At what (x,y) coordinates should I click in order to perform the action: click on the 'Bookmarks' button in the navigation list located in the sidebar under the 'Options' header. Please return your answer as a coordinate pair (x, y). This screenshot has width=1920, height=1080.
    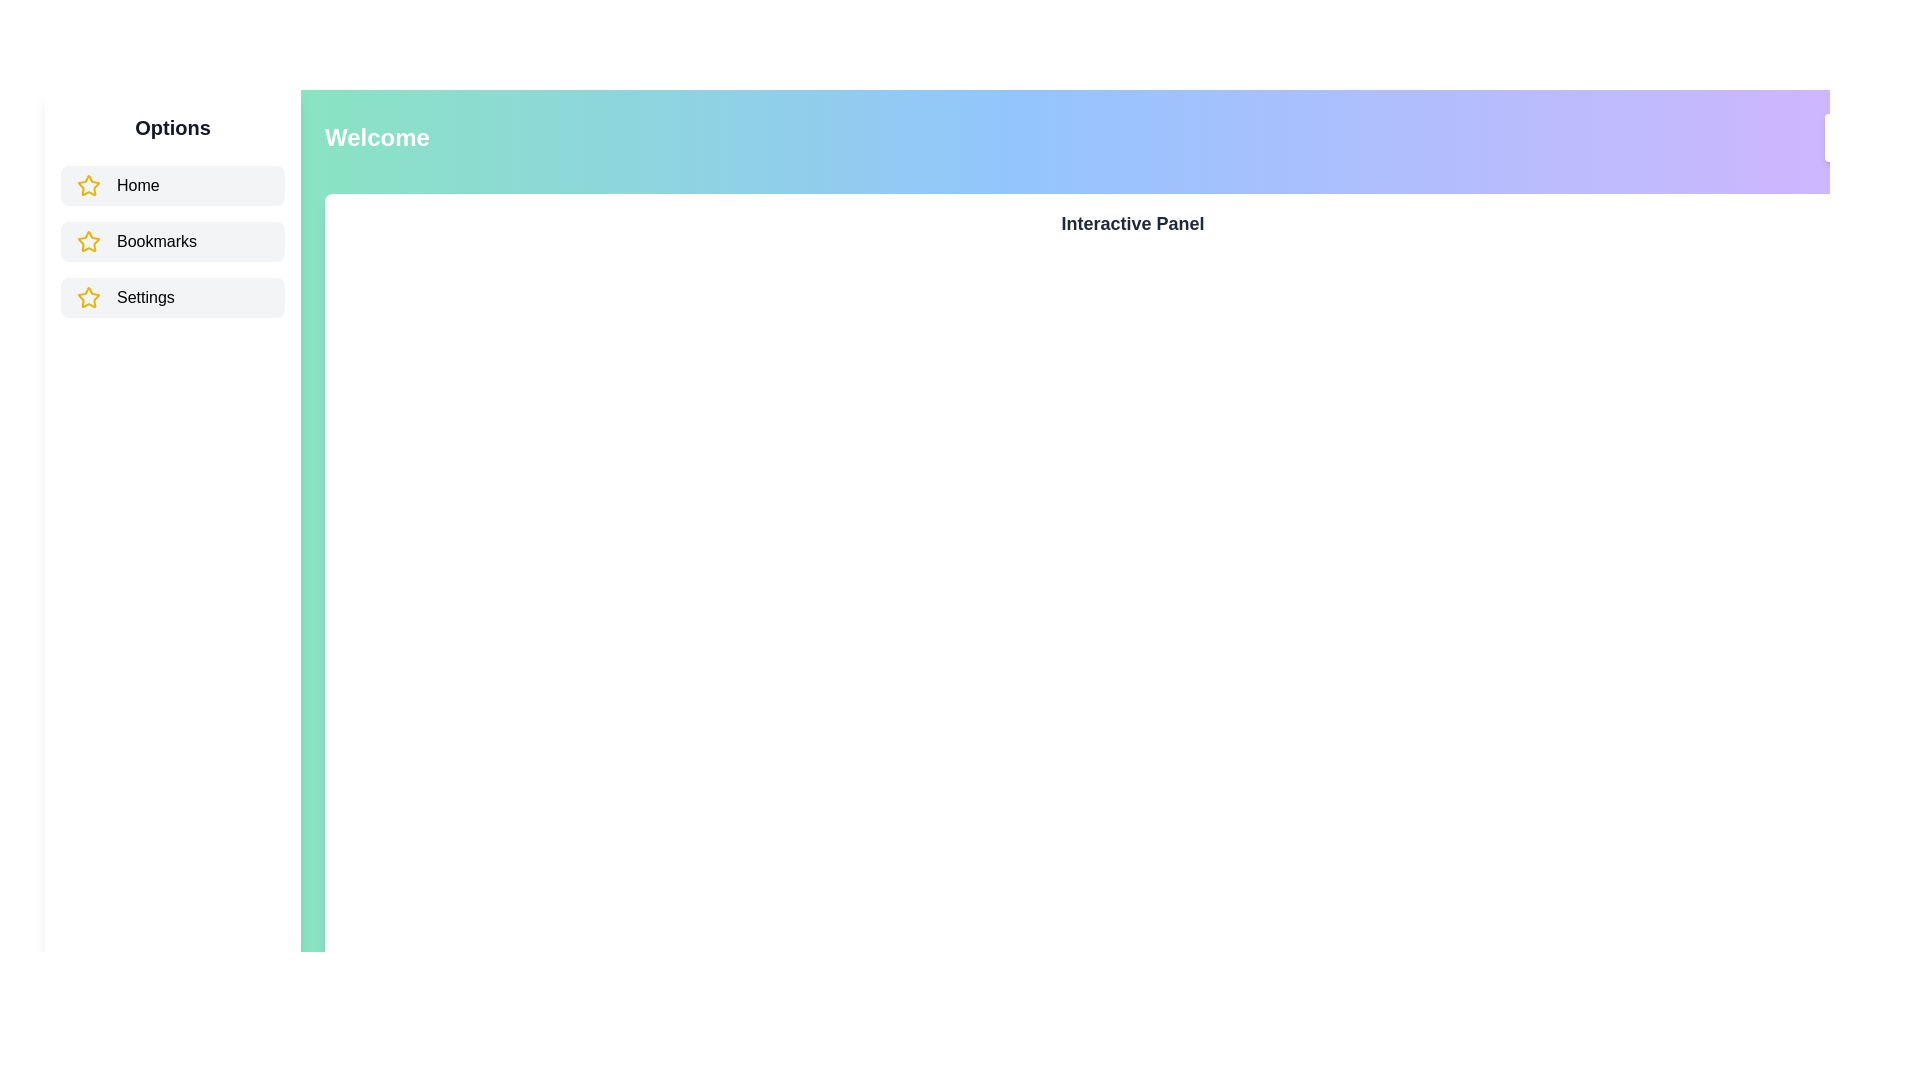
    Looking at the image, I should click on (172, 241).